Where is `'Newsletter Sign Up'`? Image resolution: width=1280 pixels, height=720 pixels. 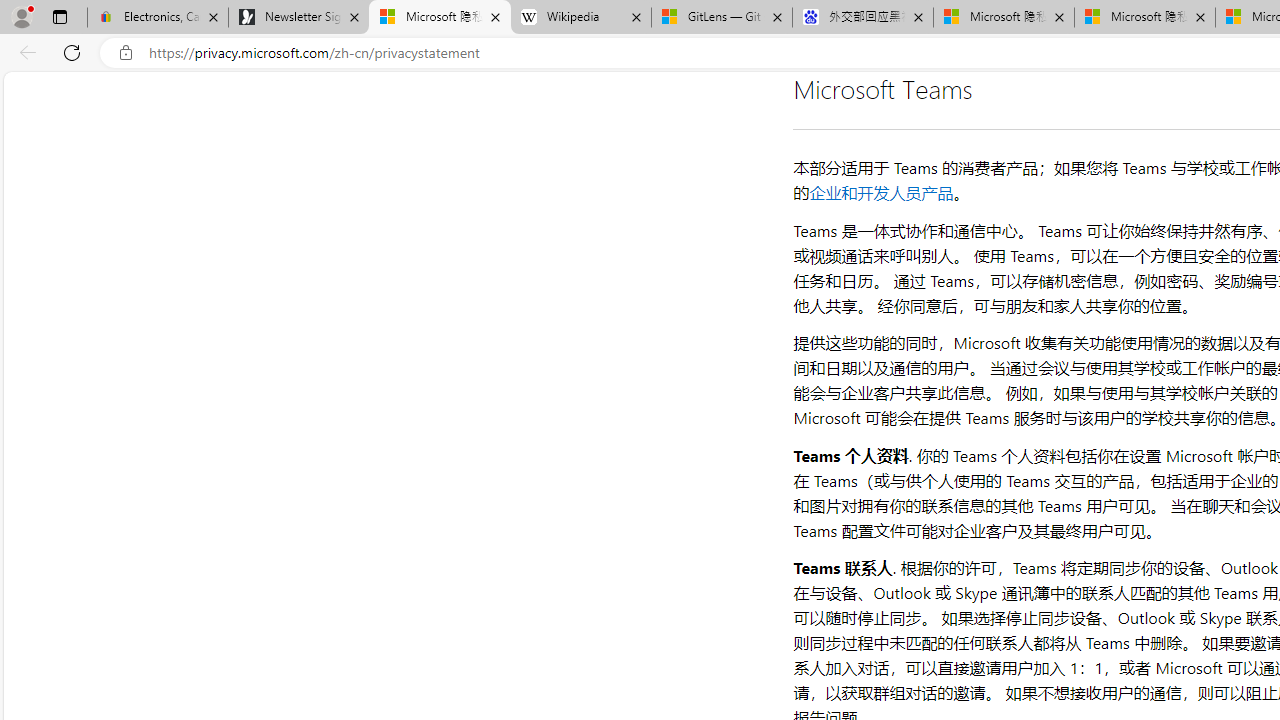 'Newsletter Sign Up' is located at coordinates (297, 17).